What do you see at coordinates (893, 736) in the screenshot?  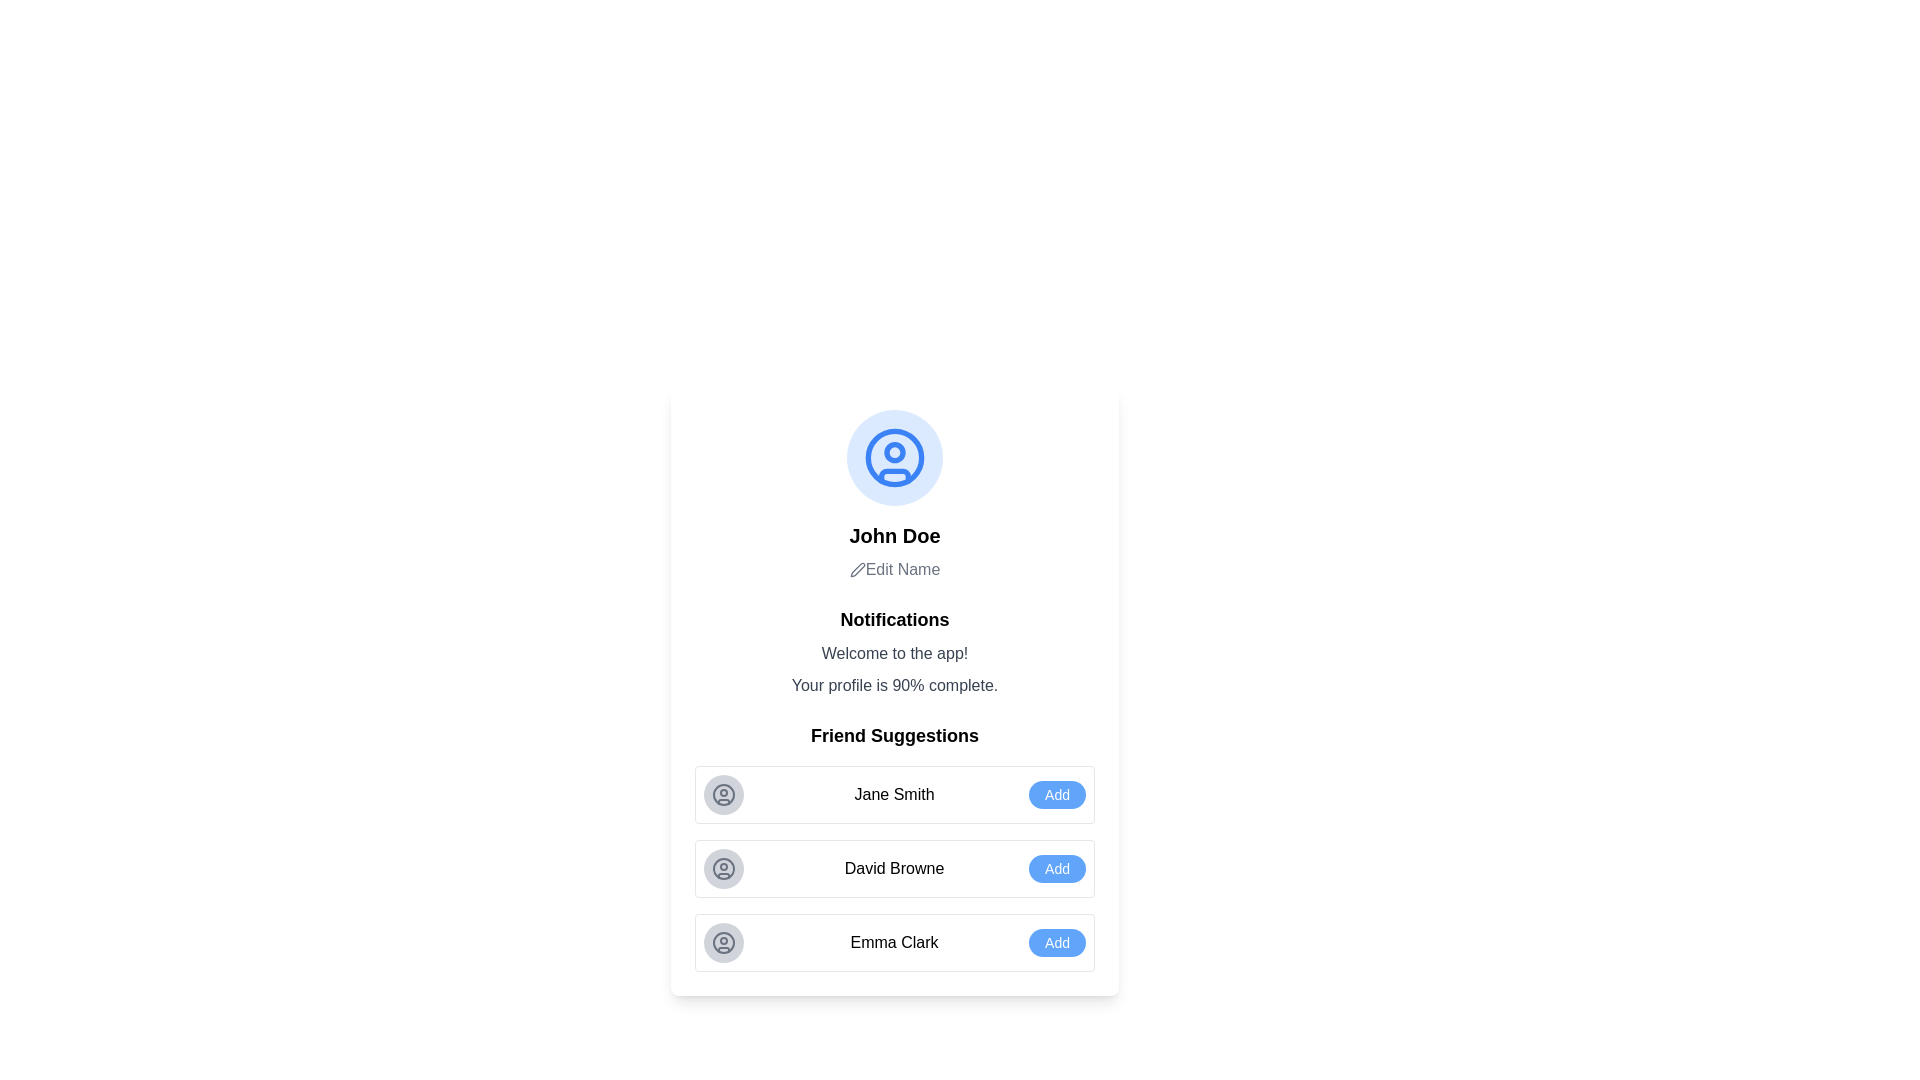 I see `text 'Friend Suggestions' from the section header that introduces the friend suggestions list` at bounding box center [893, 736].